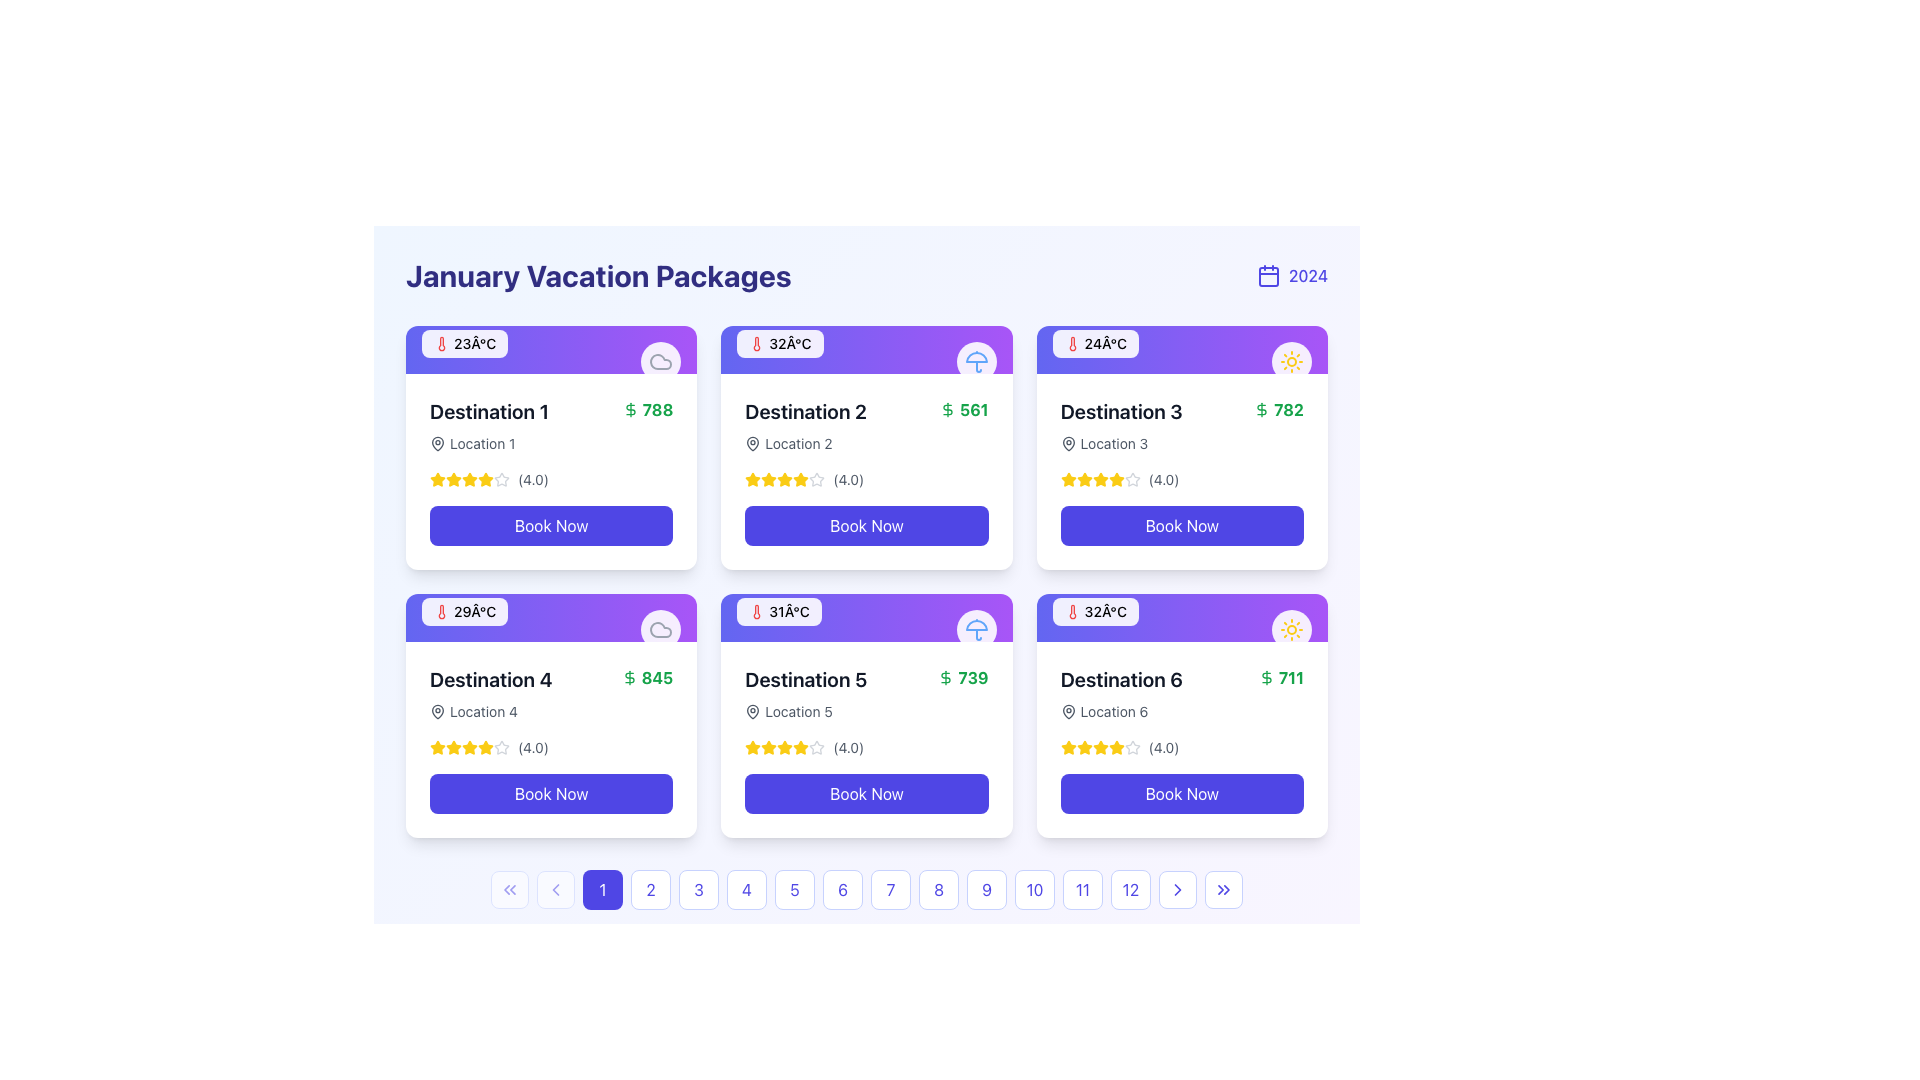 This screenshot has height=1080, width=1920. What do you see at coordinates (817, 747) in the screenshot?
I see `the fourth star icon in the rating system for the 'Destination 5' card` at bounding box center [817, 747].